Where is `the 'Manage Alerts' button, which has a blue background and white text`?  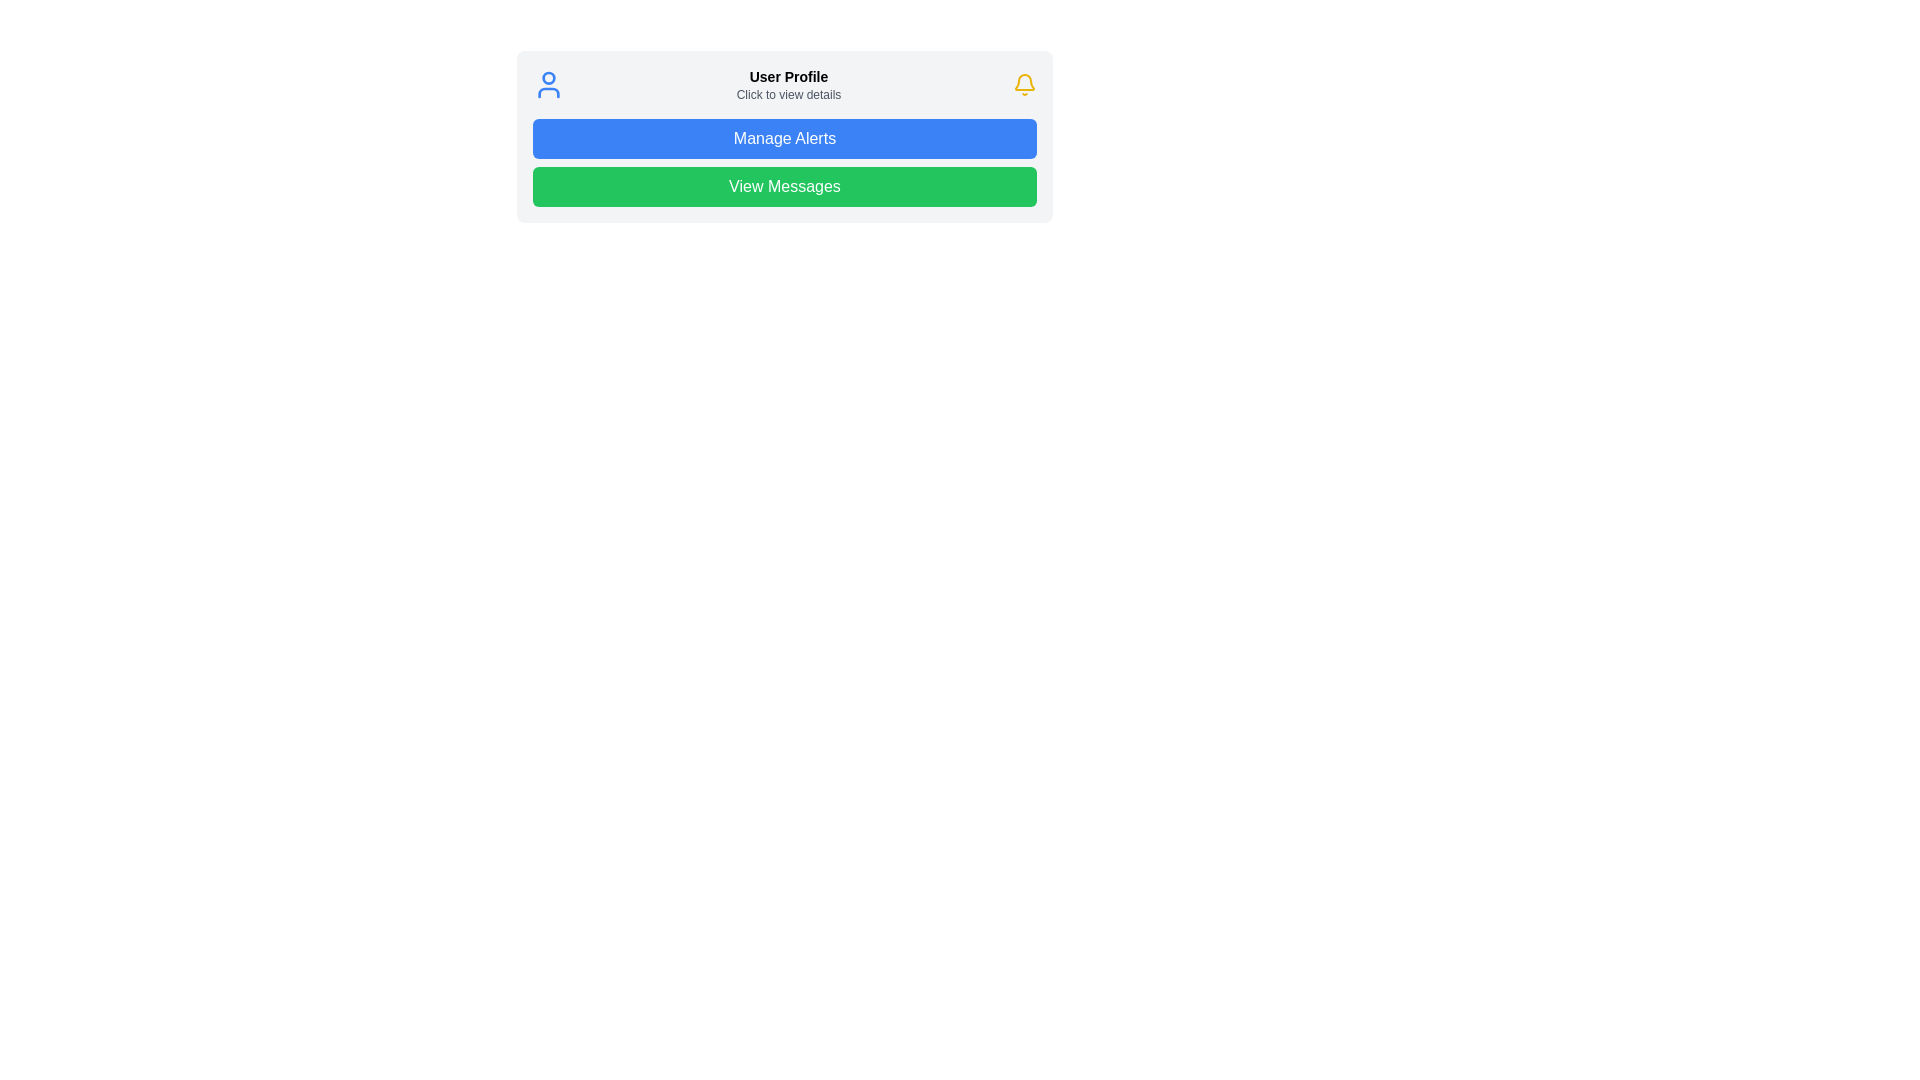 the 'Manage Alerts' button, which has a blue background and white text is located at coordinates (784, 137).